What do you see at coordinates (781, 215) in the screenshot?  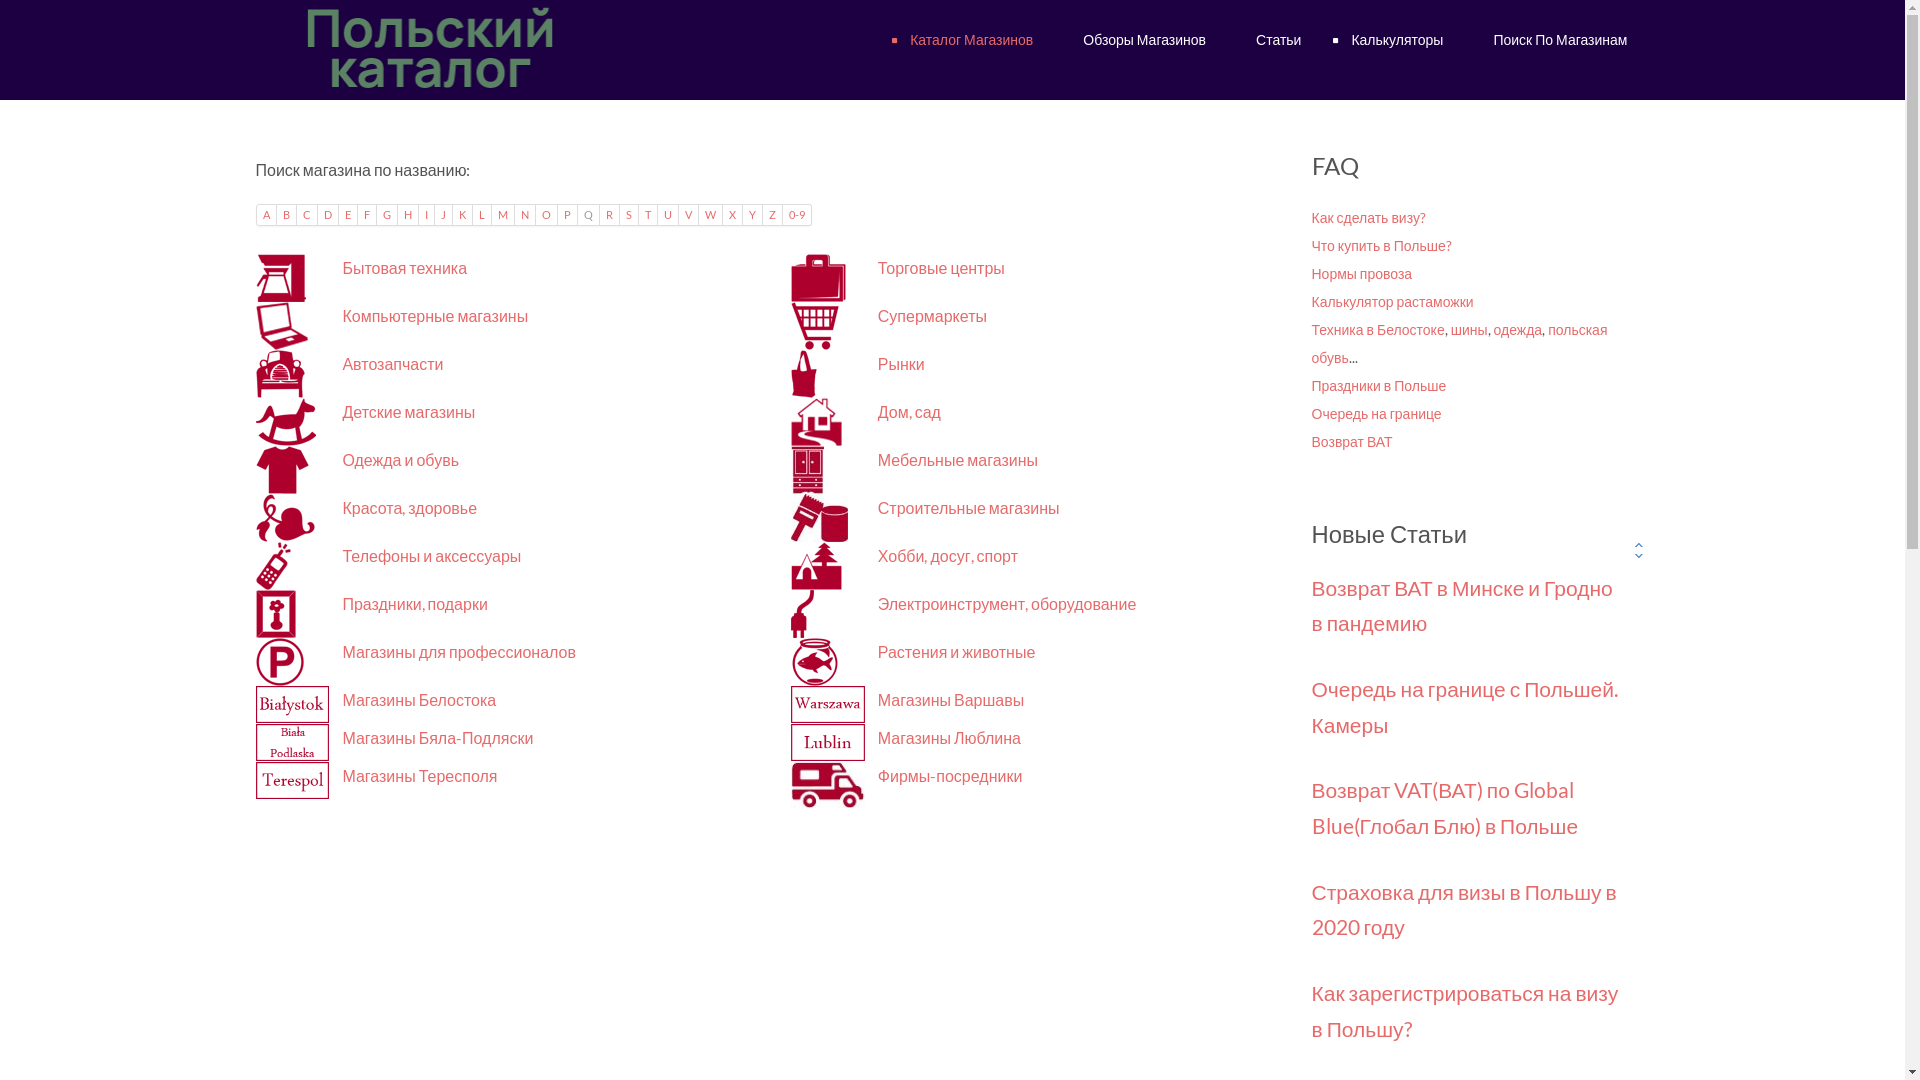 I see `'0-9'` at bounding box center [781, 215].